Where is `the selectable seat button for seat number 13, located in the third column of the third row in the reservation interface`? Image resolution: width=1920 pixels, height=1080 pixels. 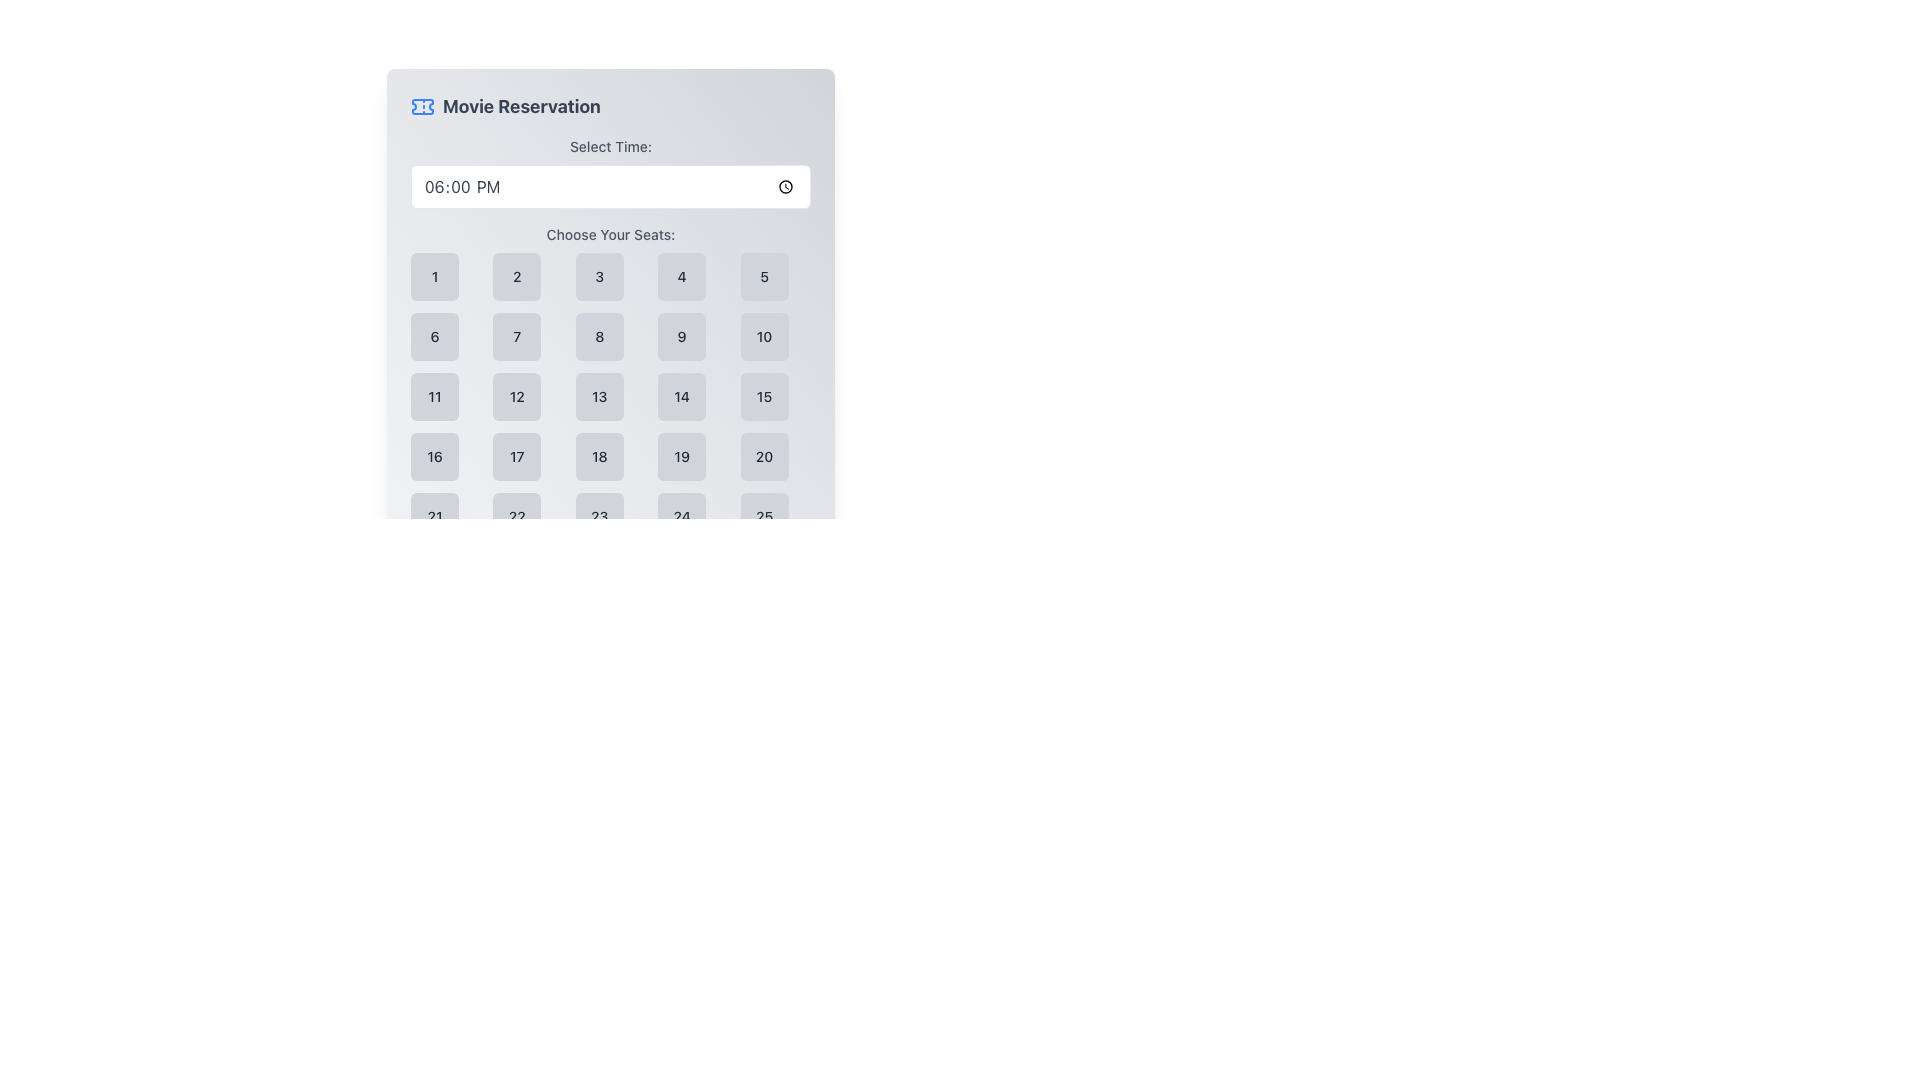
the selectable seat button for seat number 13, located in the third column of the third row in the reservation interface is located at coordinates (598, 397).